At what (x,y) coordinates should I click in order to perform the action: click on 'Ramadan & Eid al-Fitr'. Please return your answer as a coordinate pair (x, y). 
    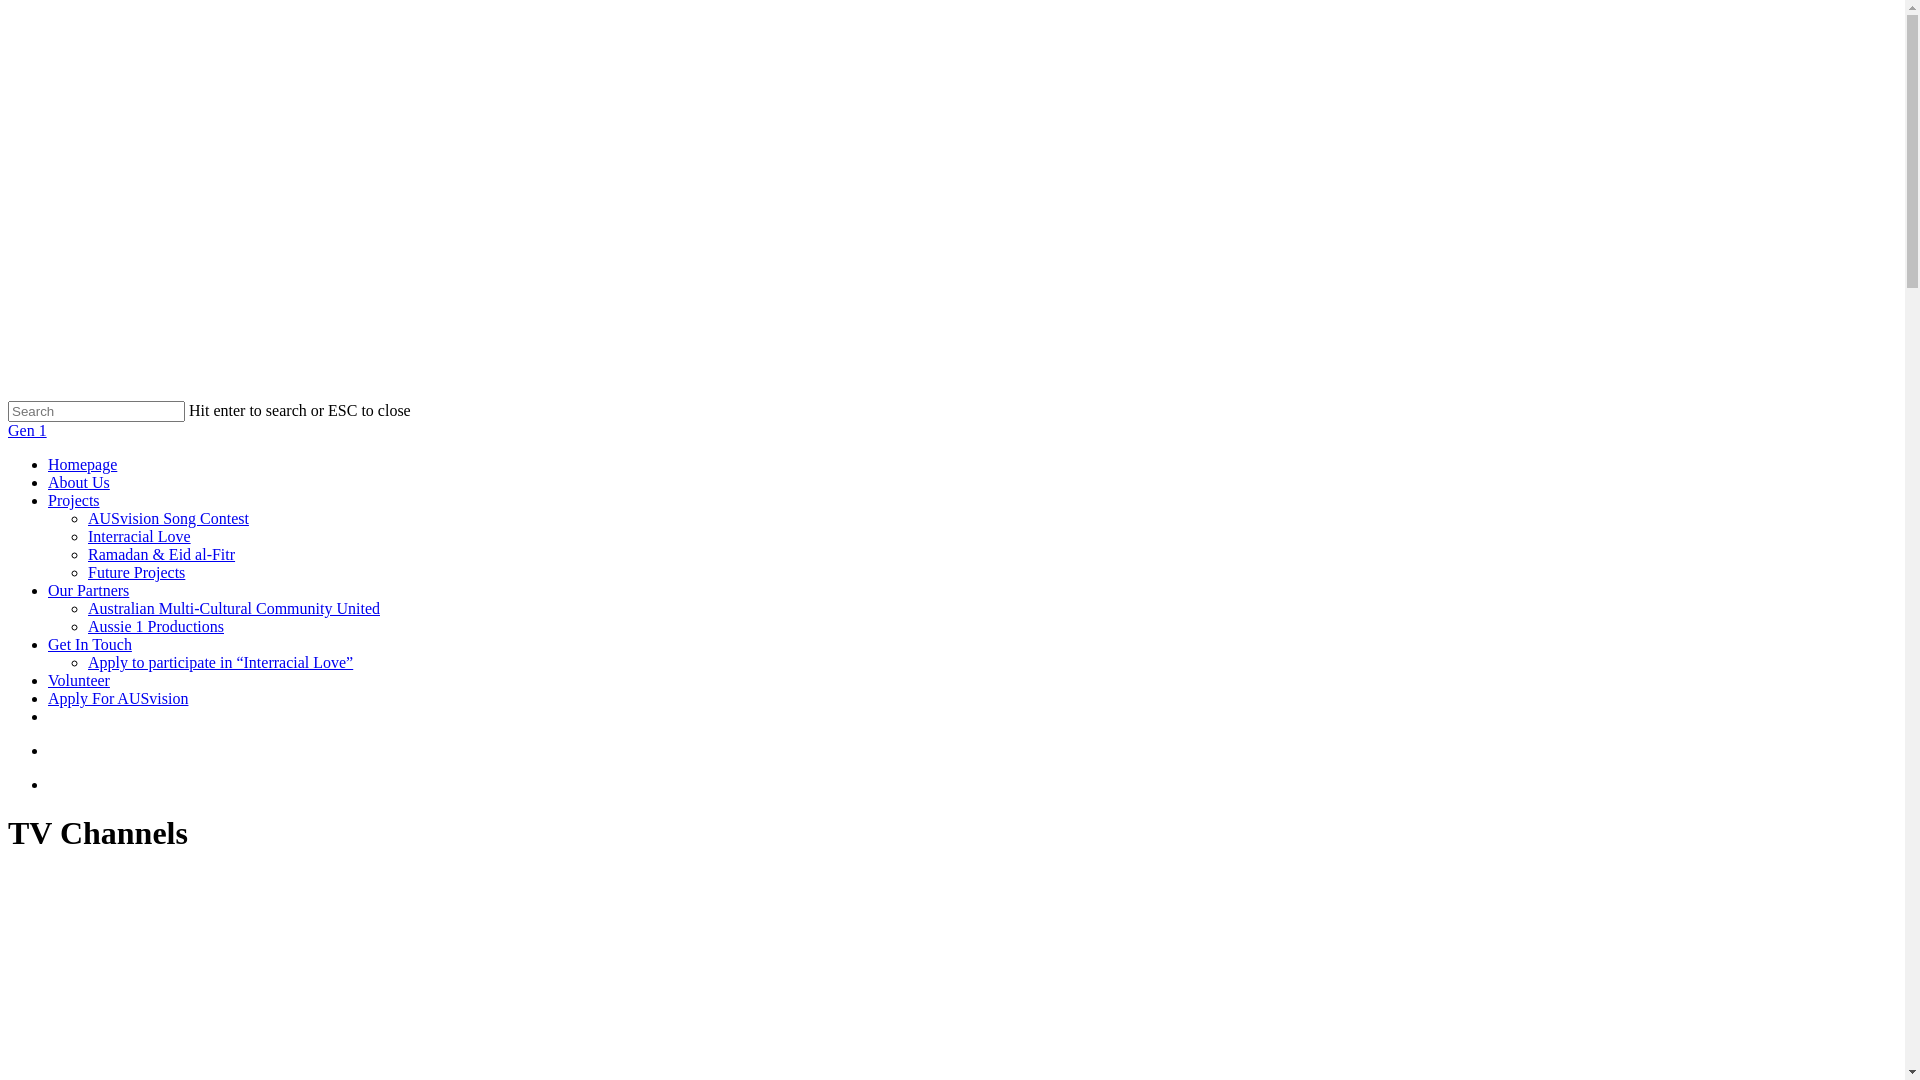
    Looking at the image, I should click on (161, 554).